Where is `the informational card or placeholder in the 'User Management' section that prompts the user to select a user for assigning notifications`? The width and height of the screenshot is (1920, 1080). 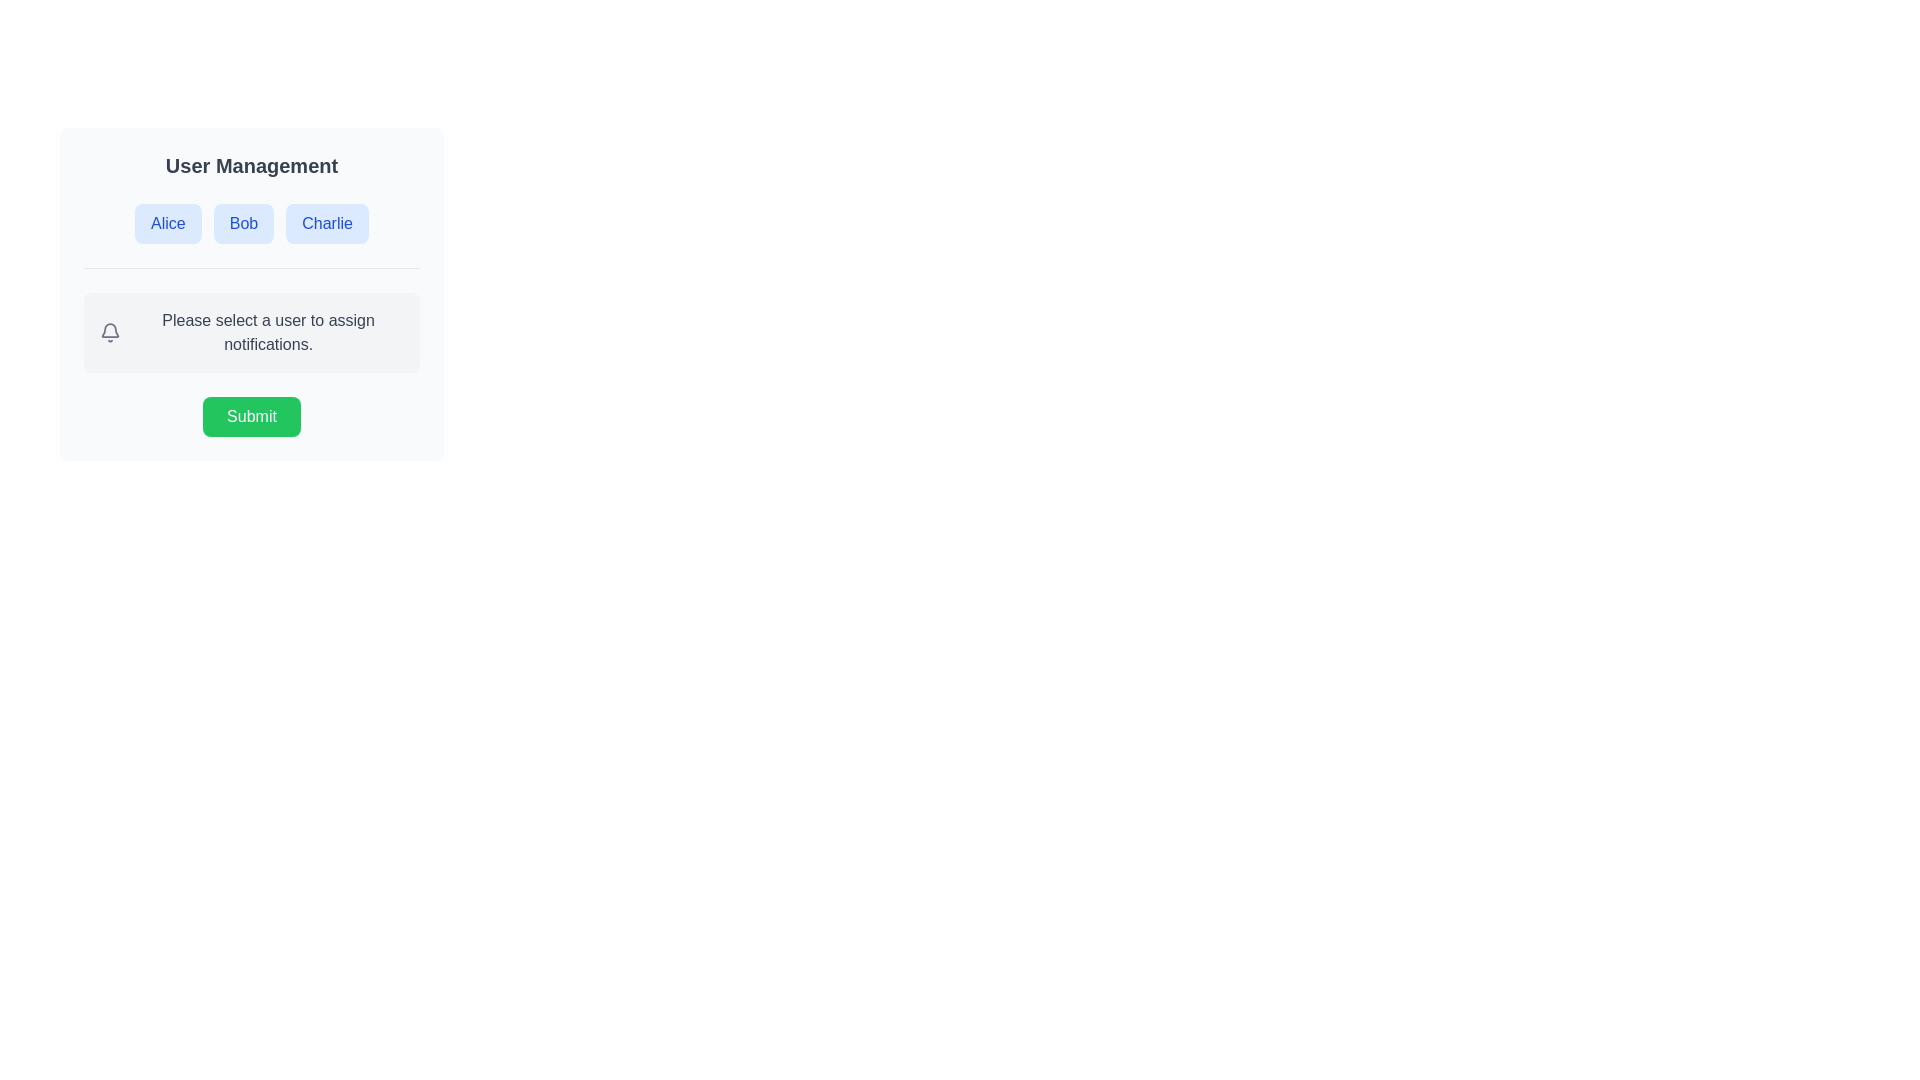 the informational card or placeholder in the 'User Management' section that prompts the user to select a user for assigning notifications is located at coordinates (251, 331).